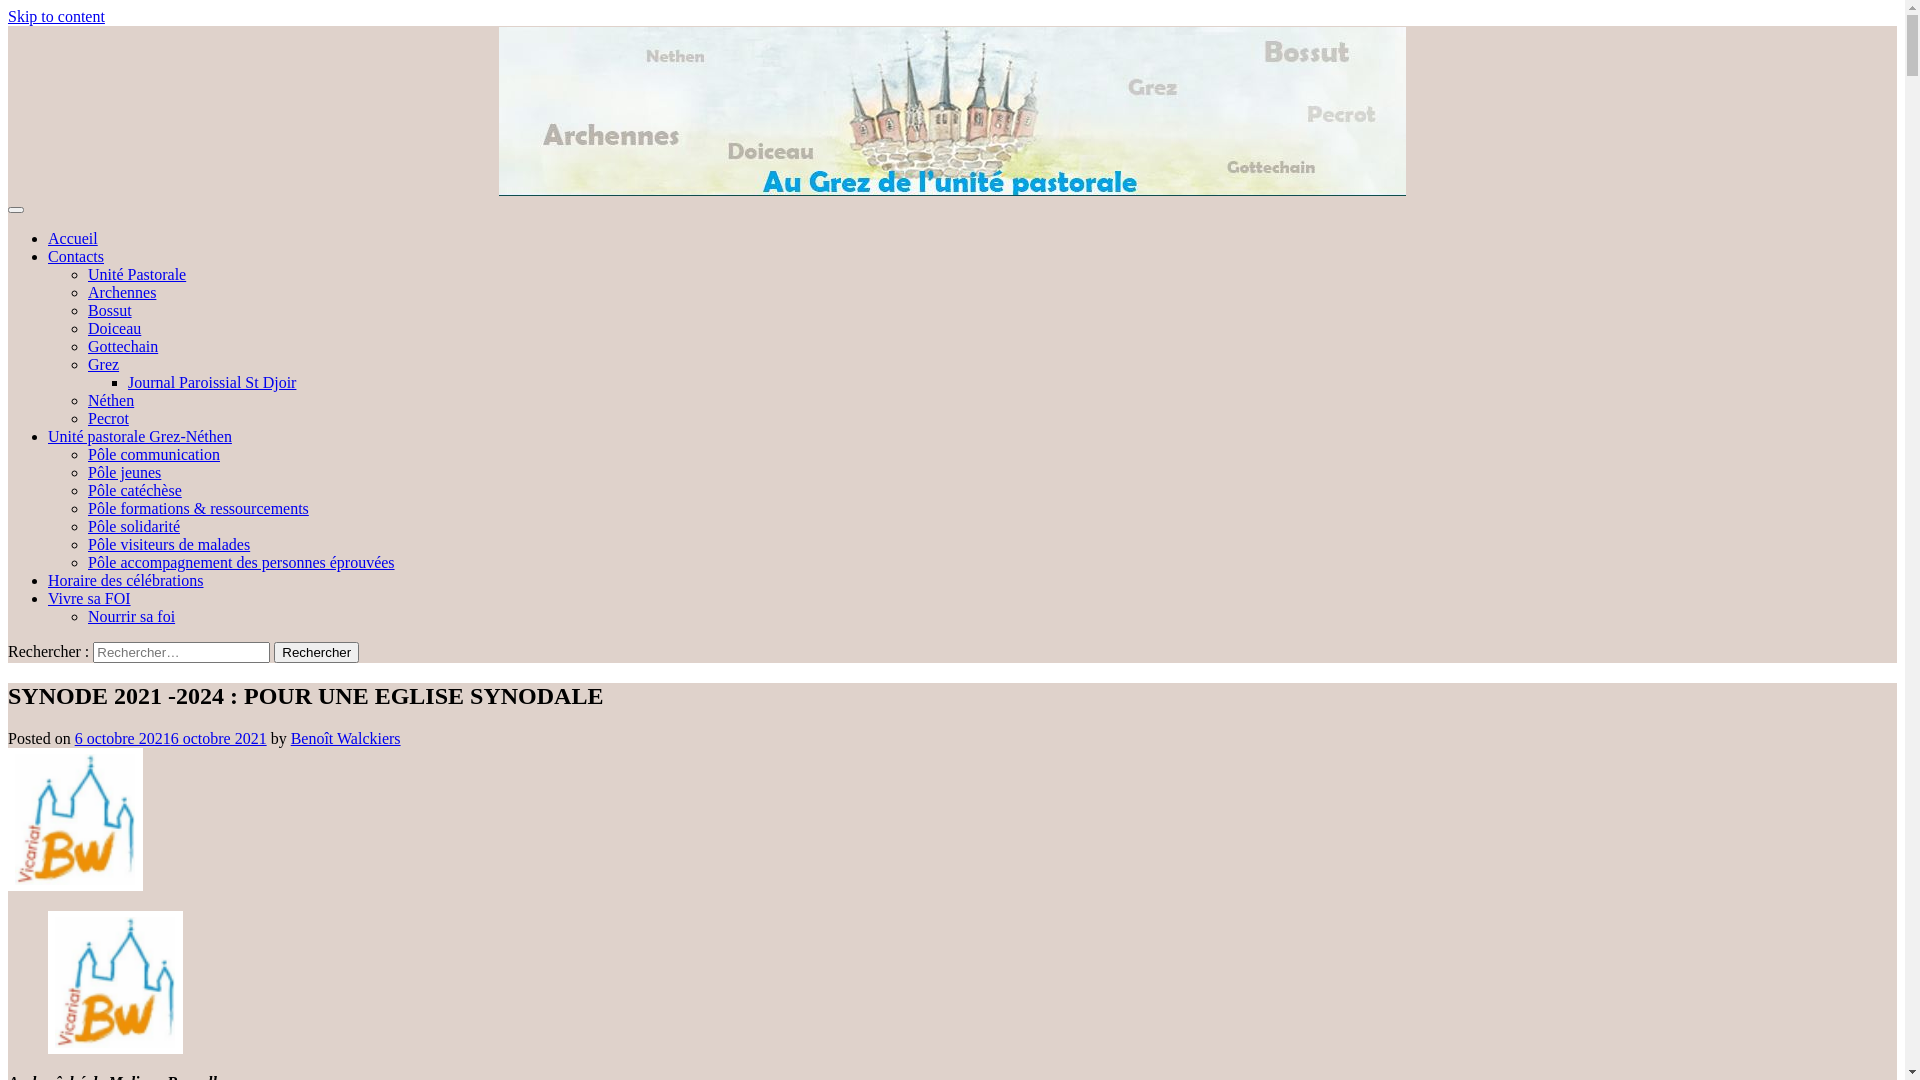  What do you see at coordinates (86, 310) in the screenshot?
I see `'Bossut'` at bounding box center [86, 310].